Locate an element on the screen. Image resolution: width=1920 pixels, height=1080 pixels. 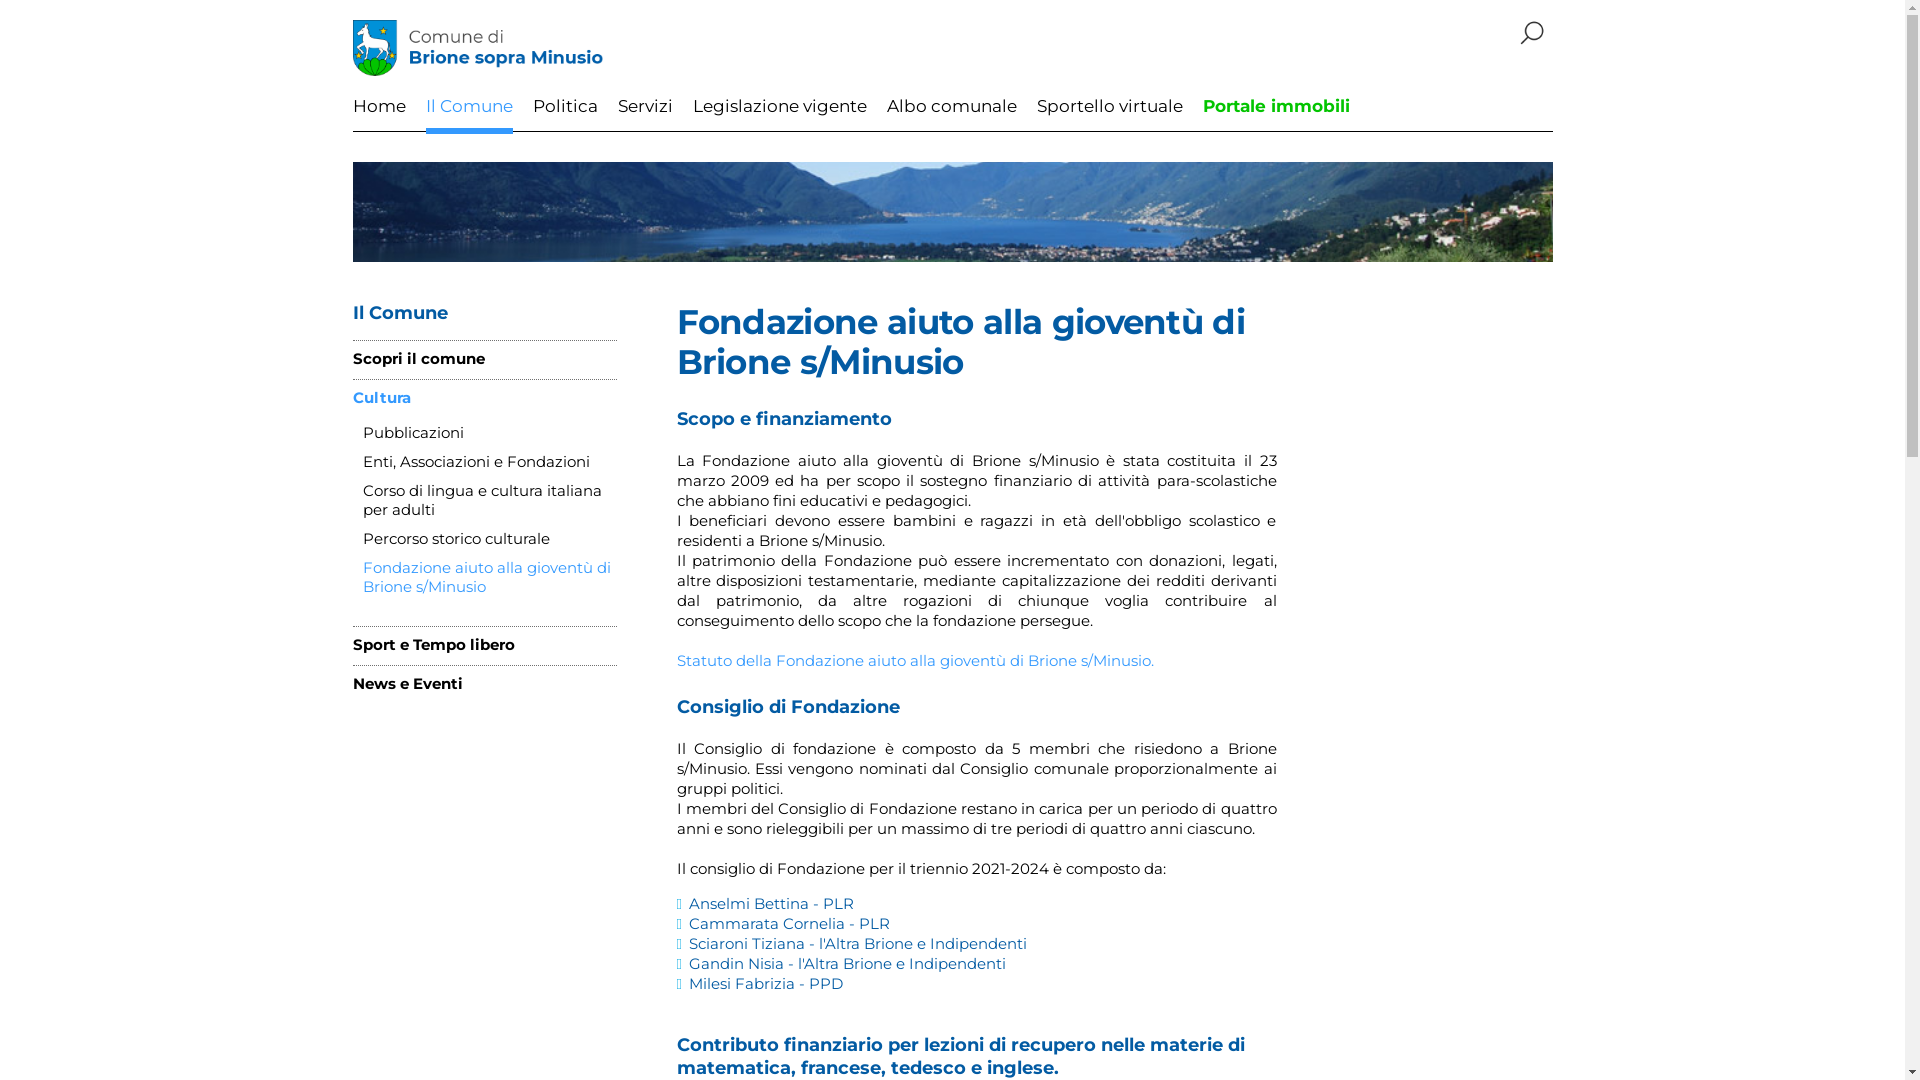
'Albo comunale' is located at coordinates (949, 115).